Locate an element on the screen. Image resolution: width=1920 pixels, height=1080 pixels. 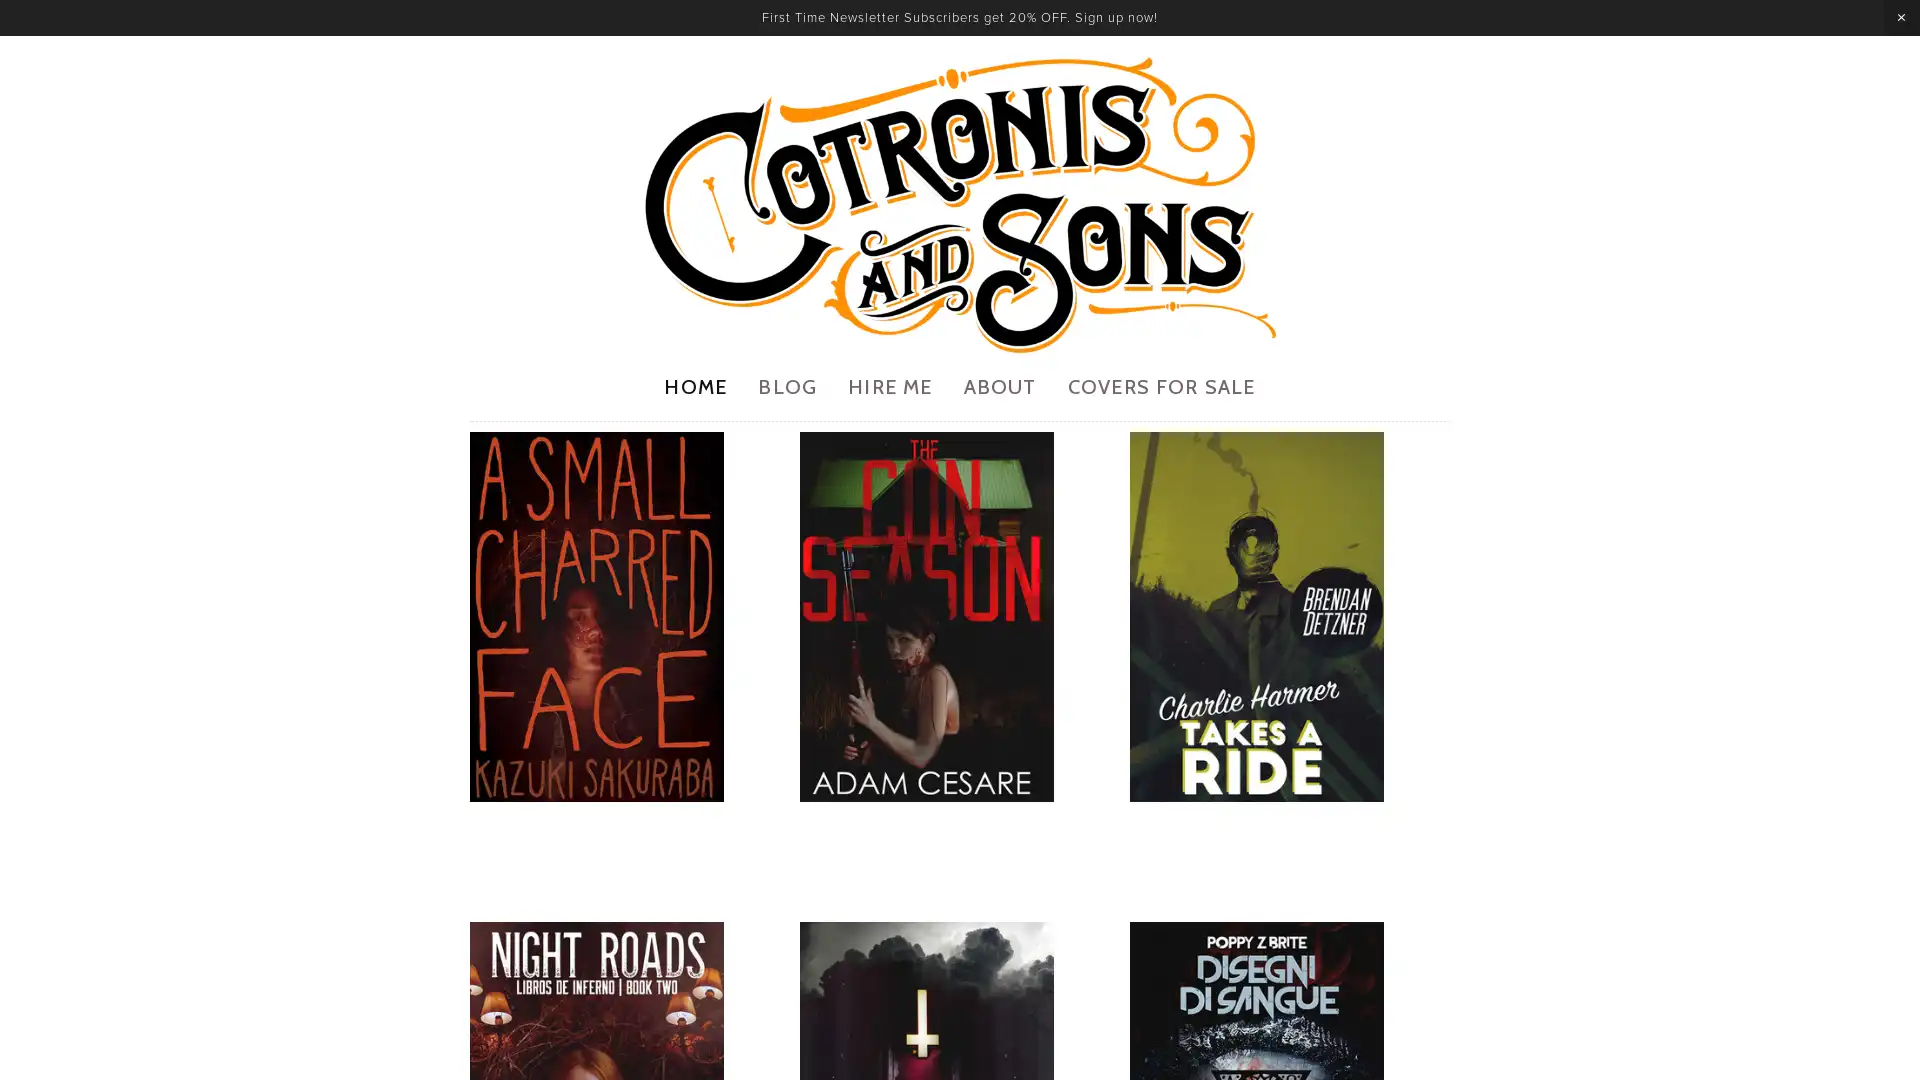
View fullsize 7.jpg is located at coordinates (1290, 671).